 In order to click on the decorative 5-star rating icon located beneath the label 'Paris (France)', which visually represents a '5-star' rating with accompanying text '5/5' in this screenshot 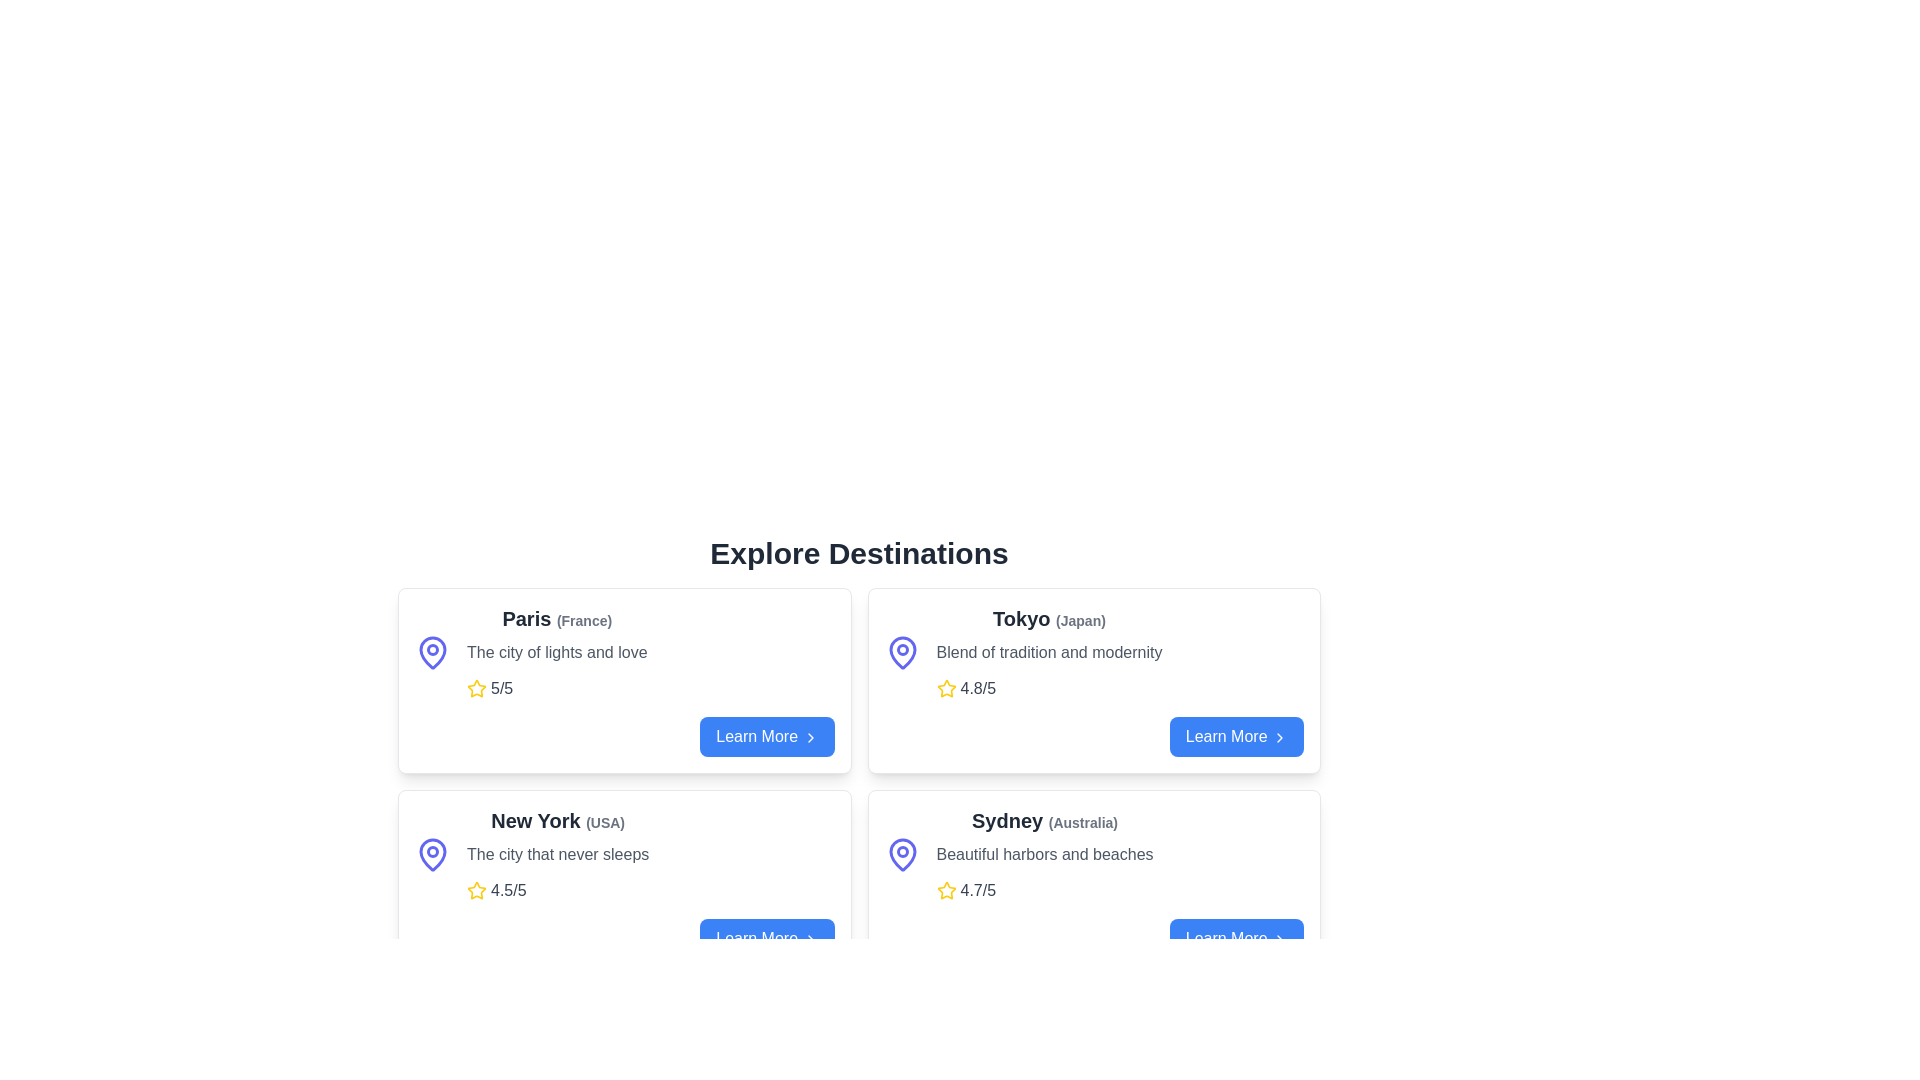, I will do `click(475, 688)`.